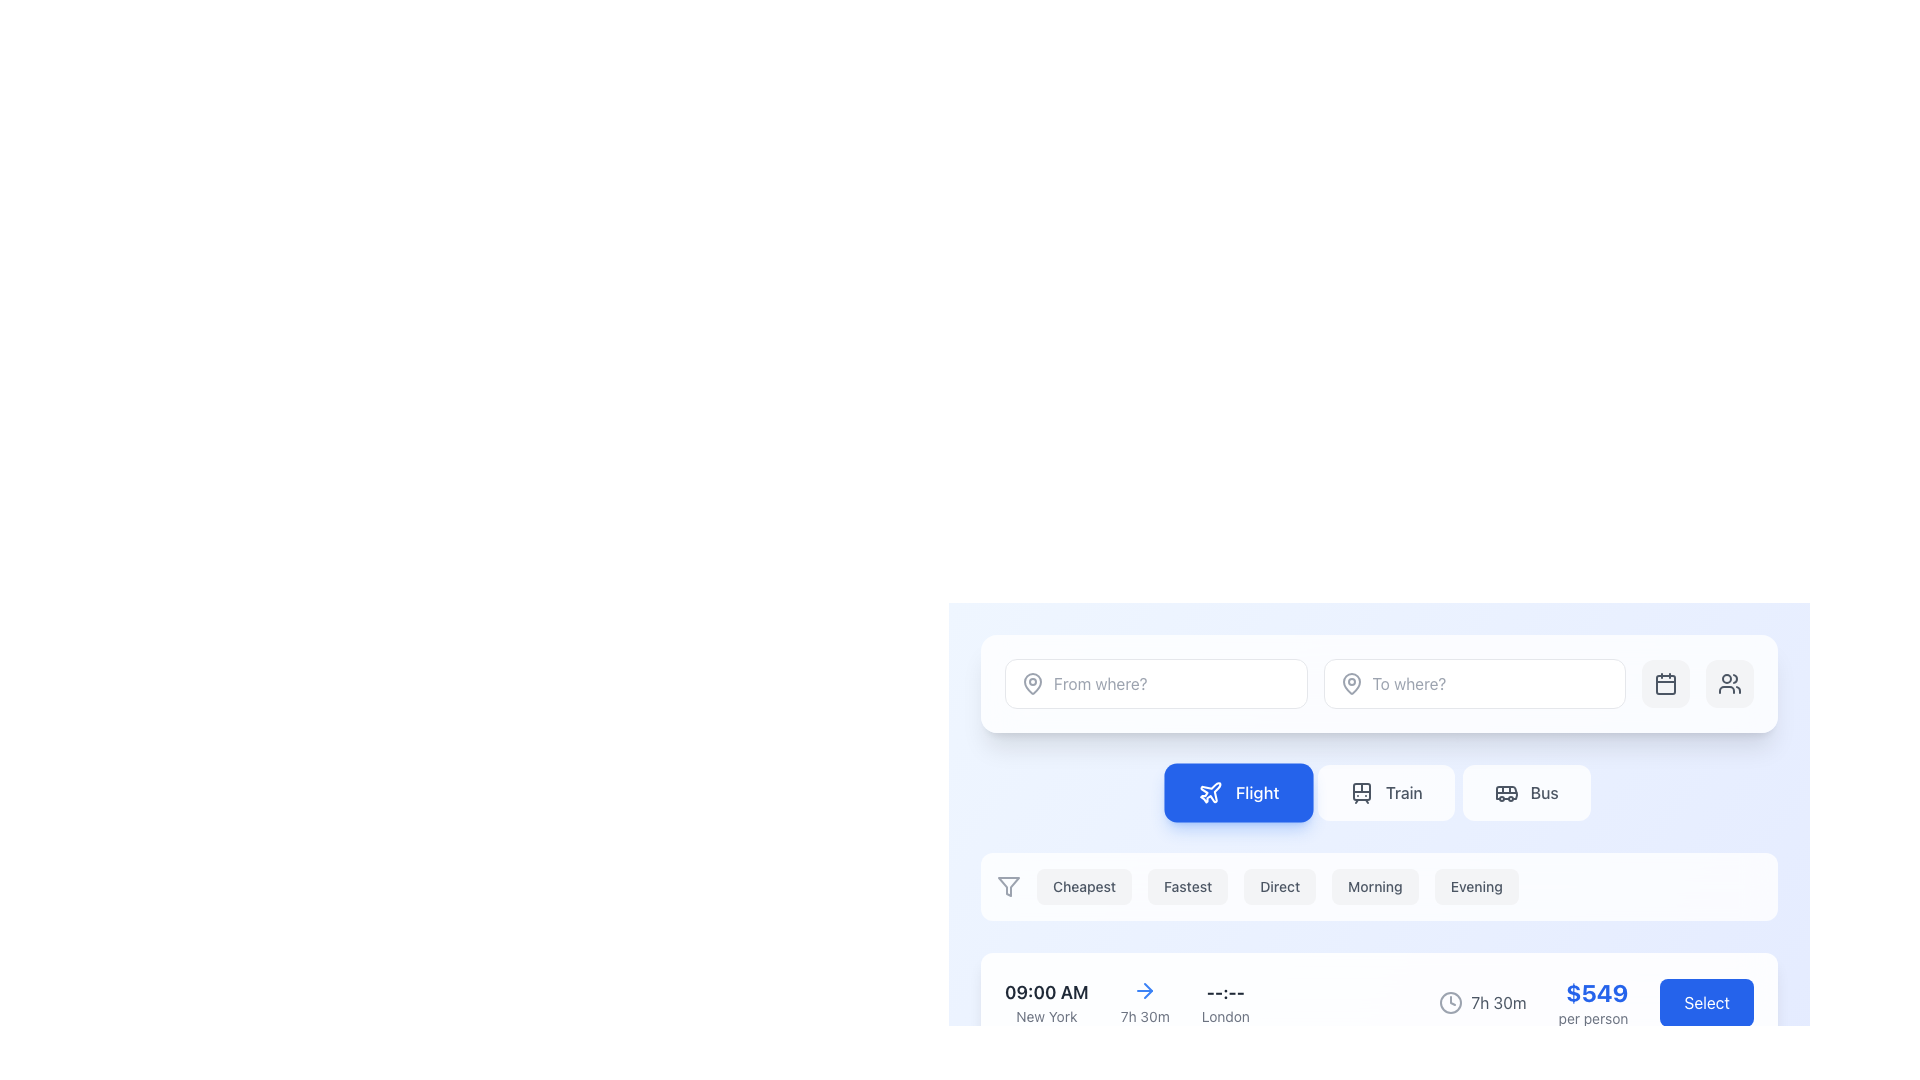 This screenshot has width=1920, height=1080. Describe the element at coordinates (1008, 886) in the screenshot. I see `the filter icon, which is the first item in a horizontal list of buttons used for narrowing down options based on criteria` at that location.